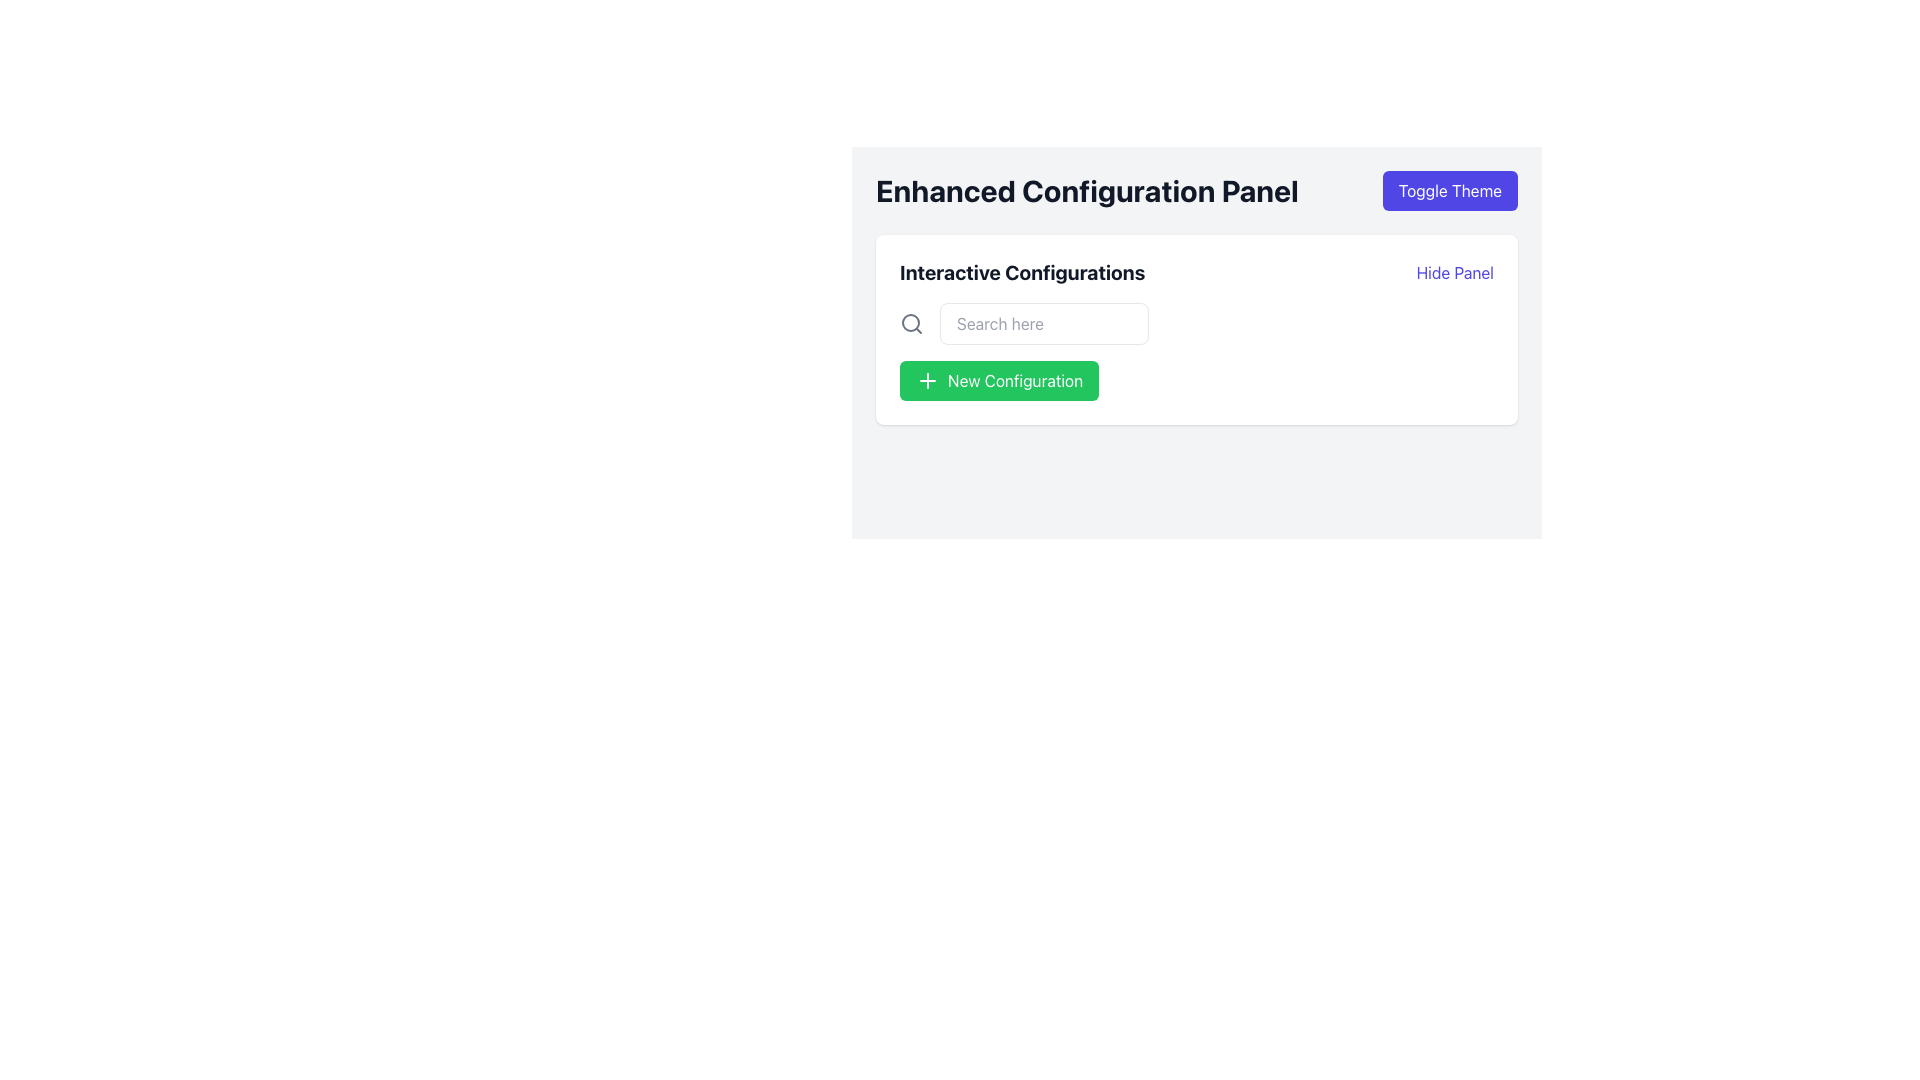  I want to click on the toggle button located in the top-right corner of the interface, next to the 'Enhanced Configuration Panel' header, so click(1450, 191).